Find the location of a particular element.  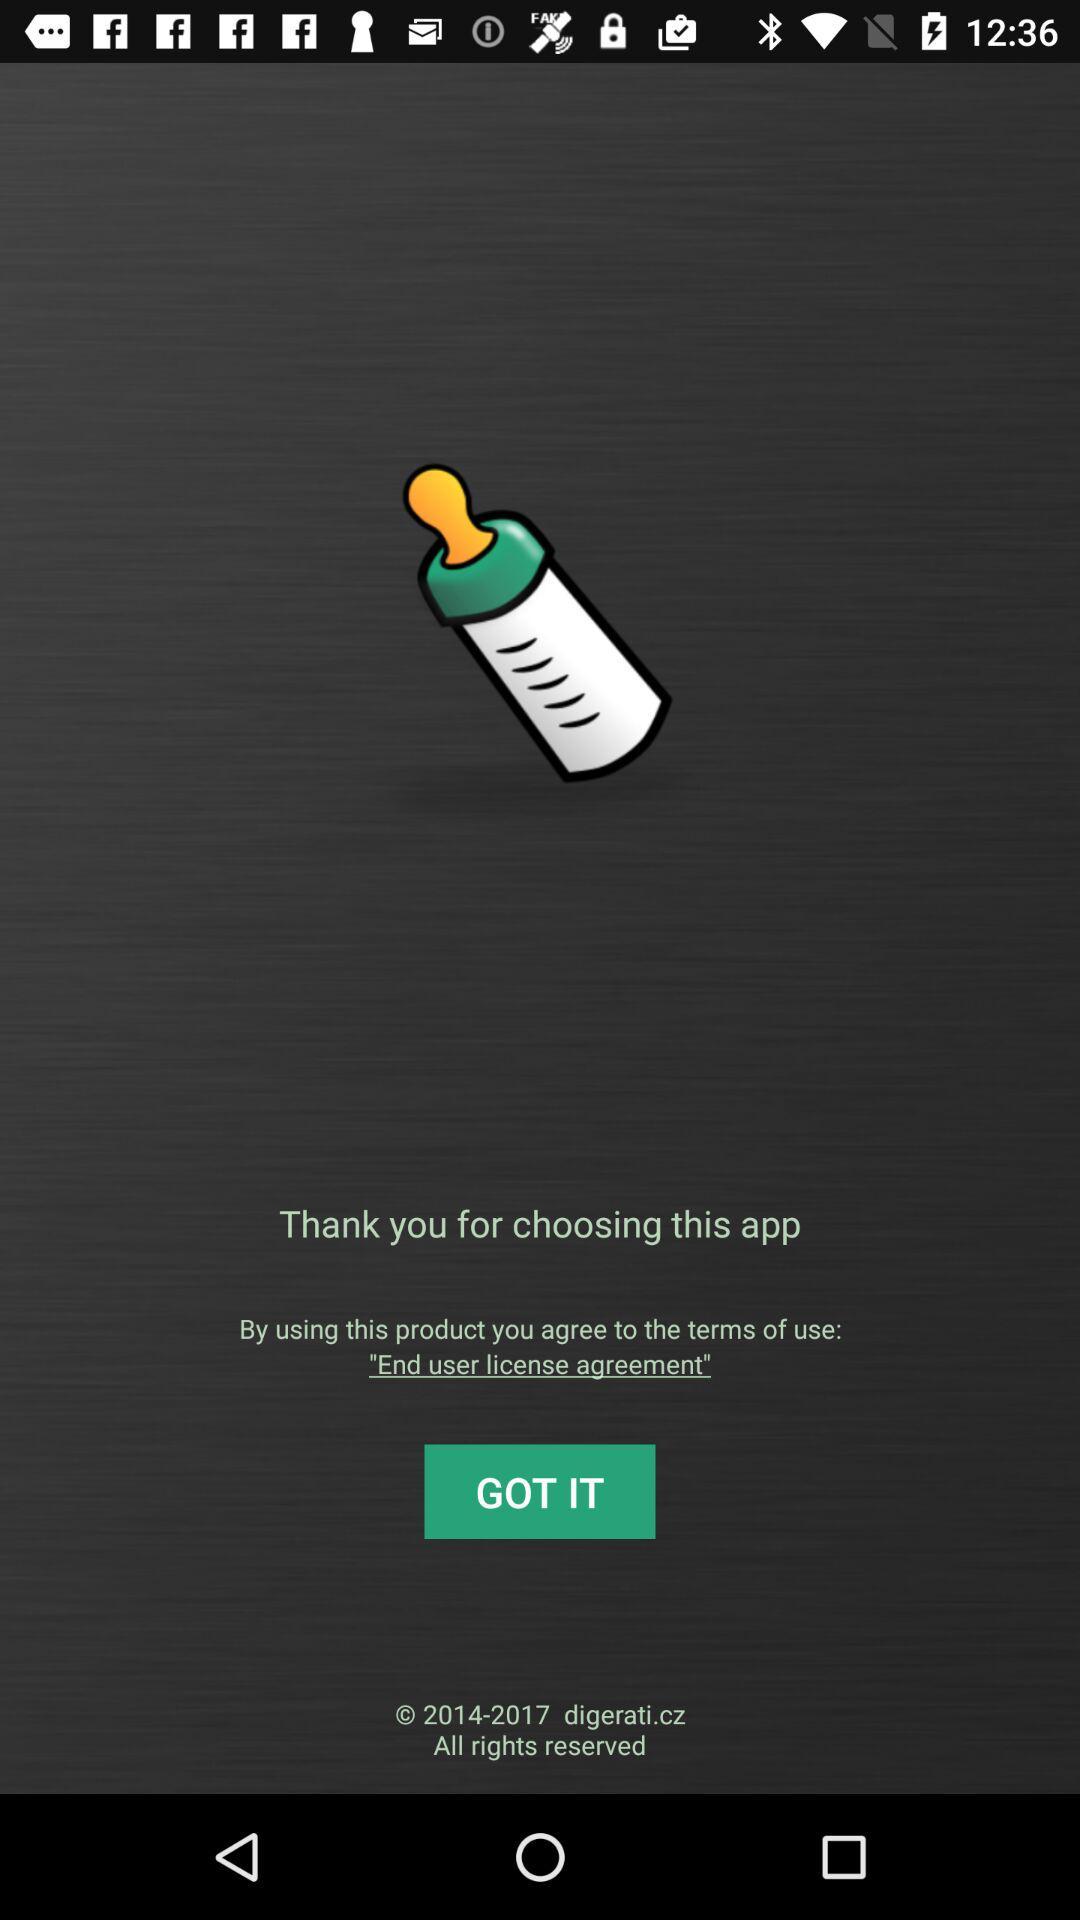

the end user license is located at coordinates (540, 1362).